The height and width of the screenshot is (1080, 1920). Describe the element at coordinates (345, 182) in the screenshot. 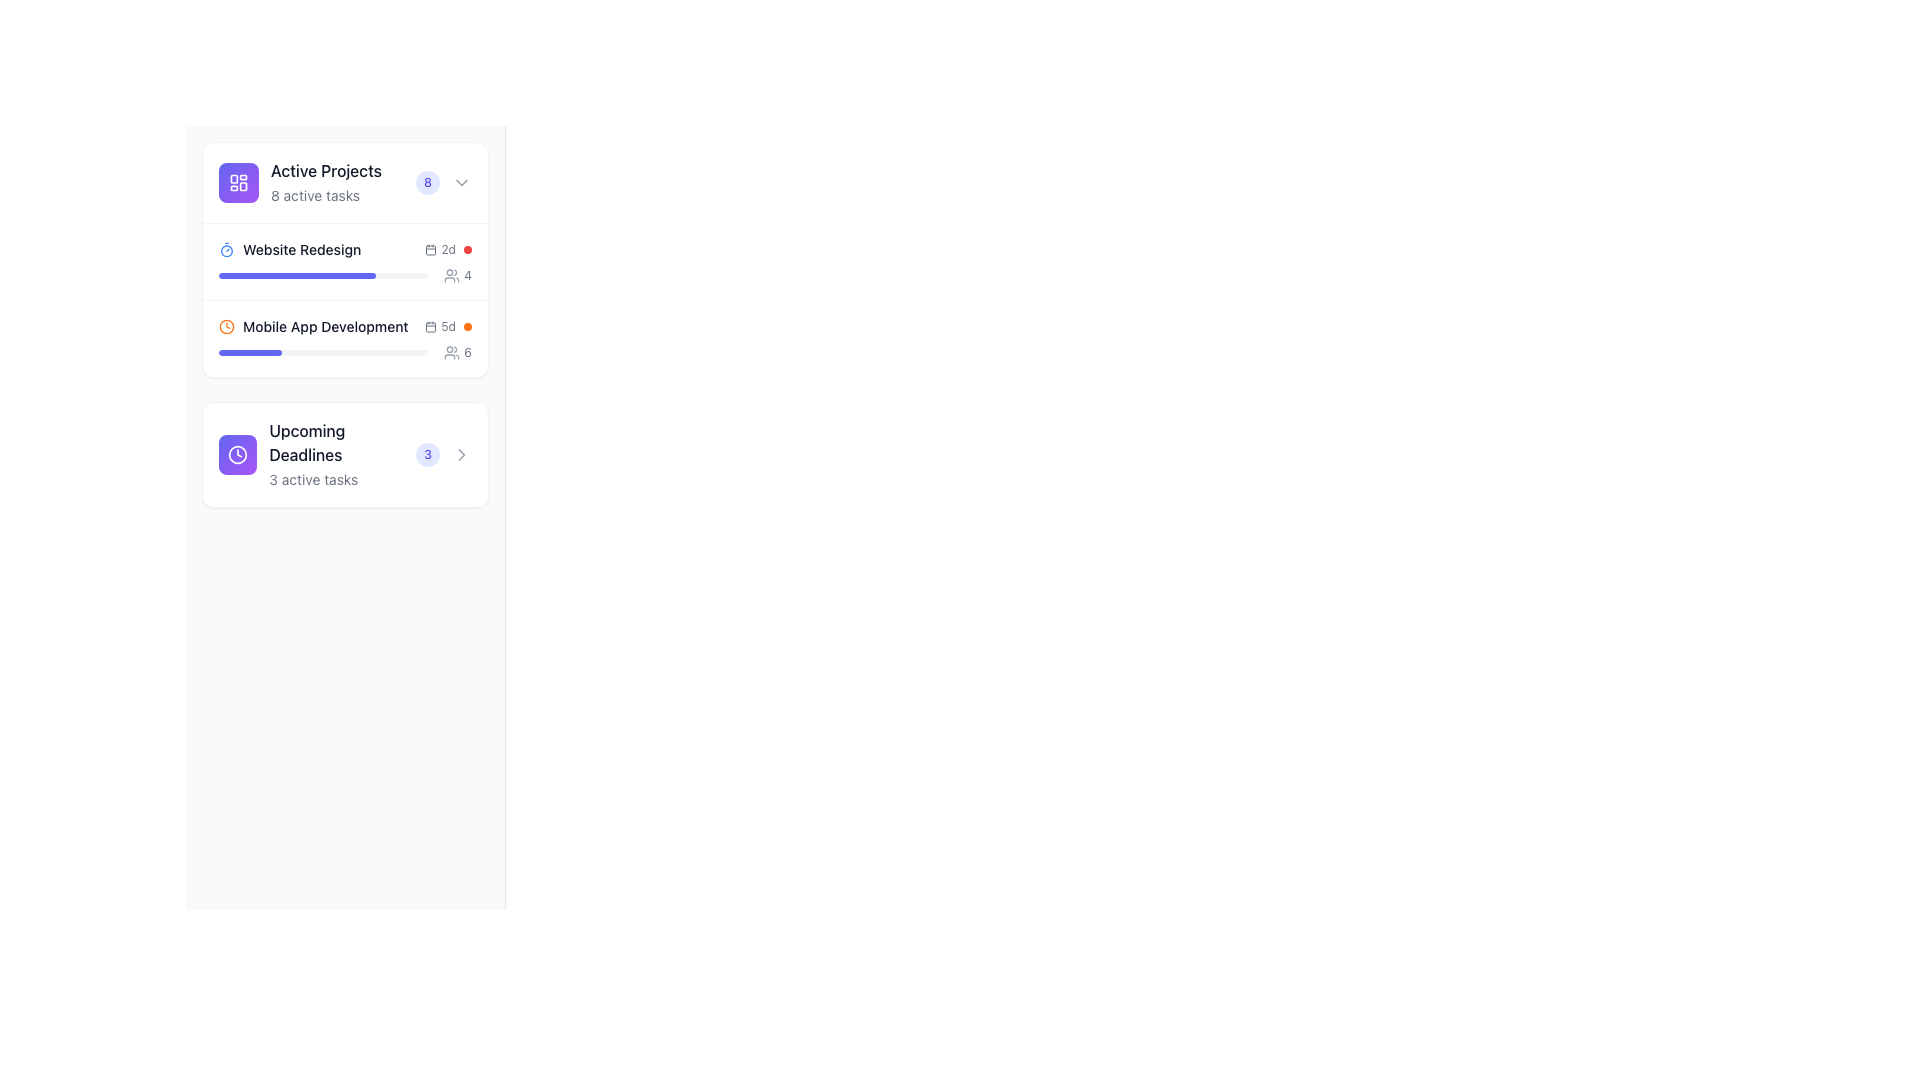

I see `the Interactive group header for 'Active Projects'` at that location.